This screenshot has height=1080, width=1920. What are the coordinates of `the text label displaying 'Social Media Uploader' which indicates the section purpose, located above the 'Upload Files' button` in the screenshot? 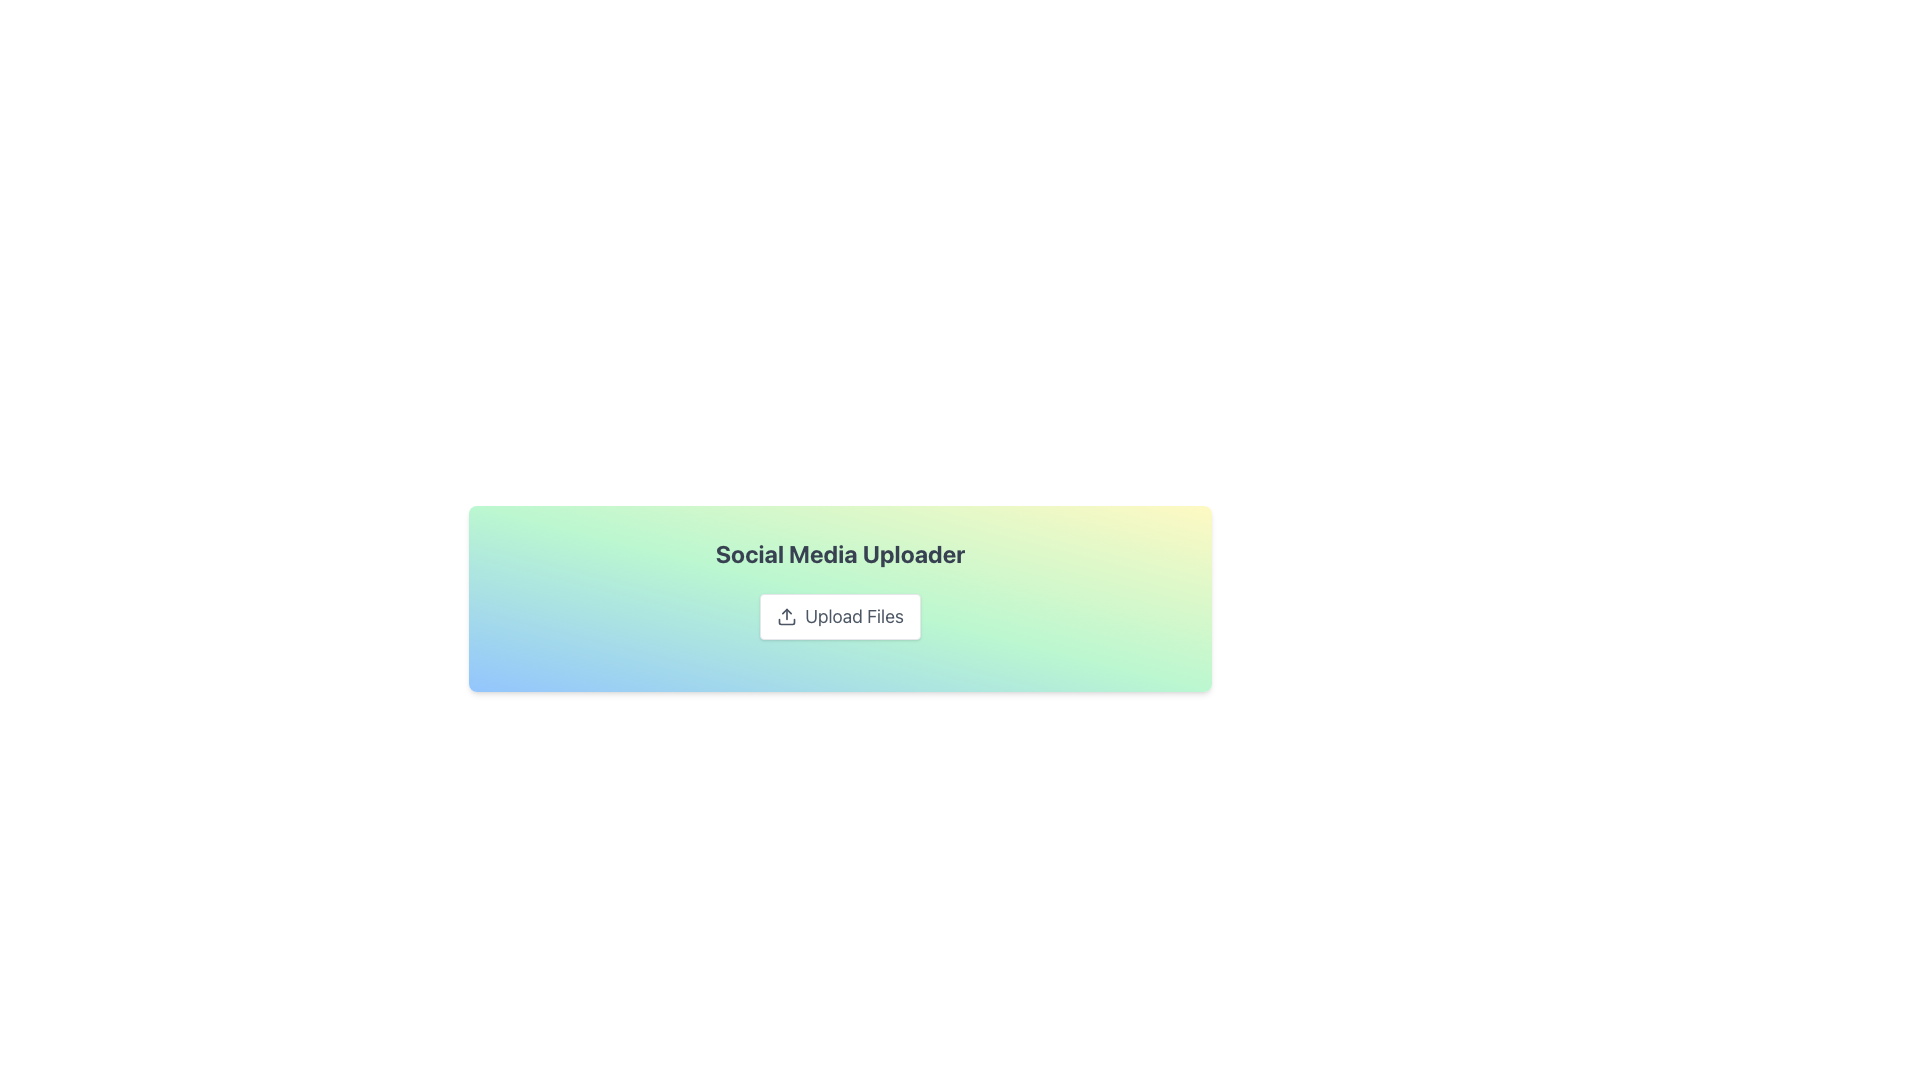 It's located at (840, 554).